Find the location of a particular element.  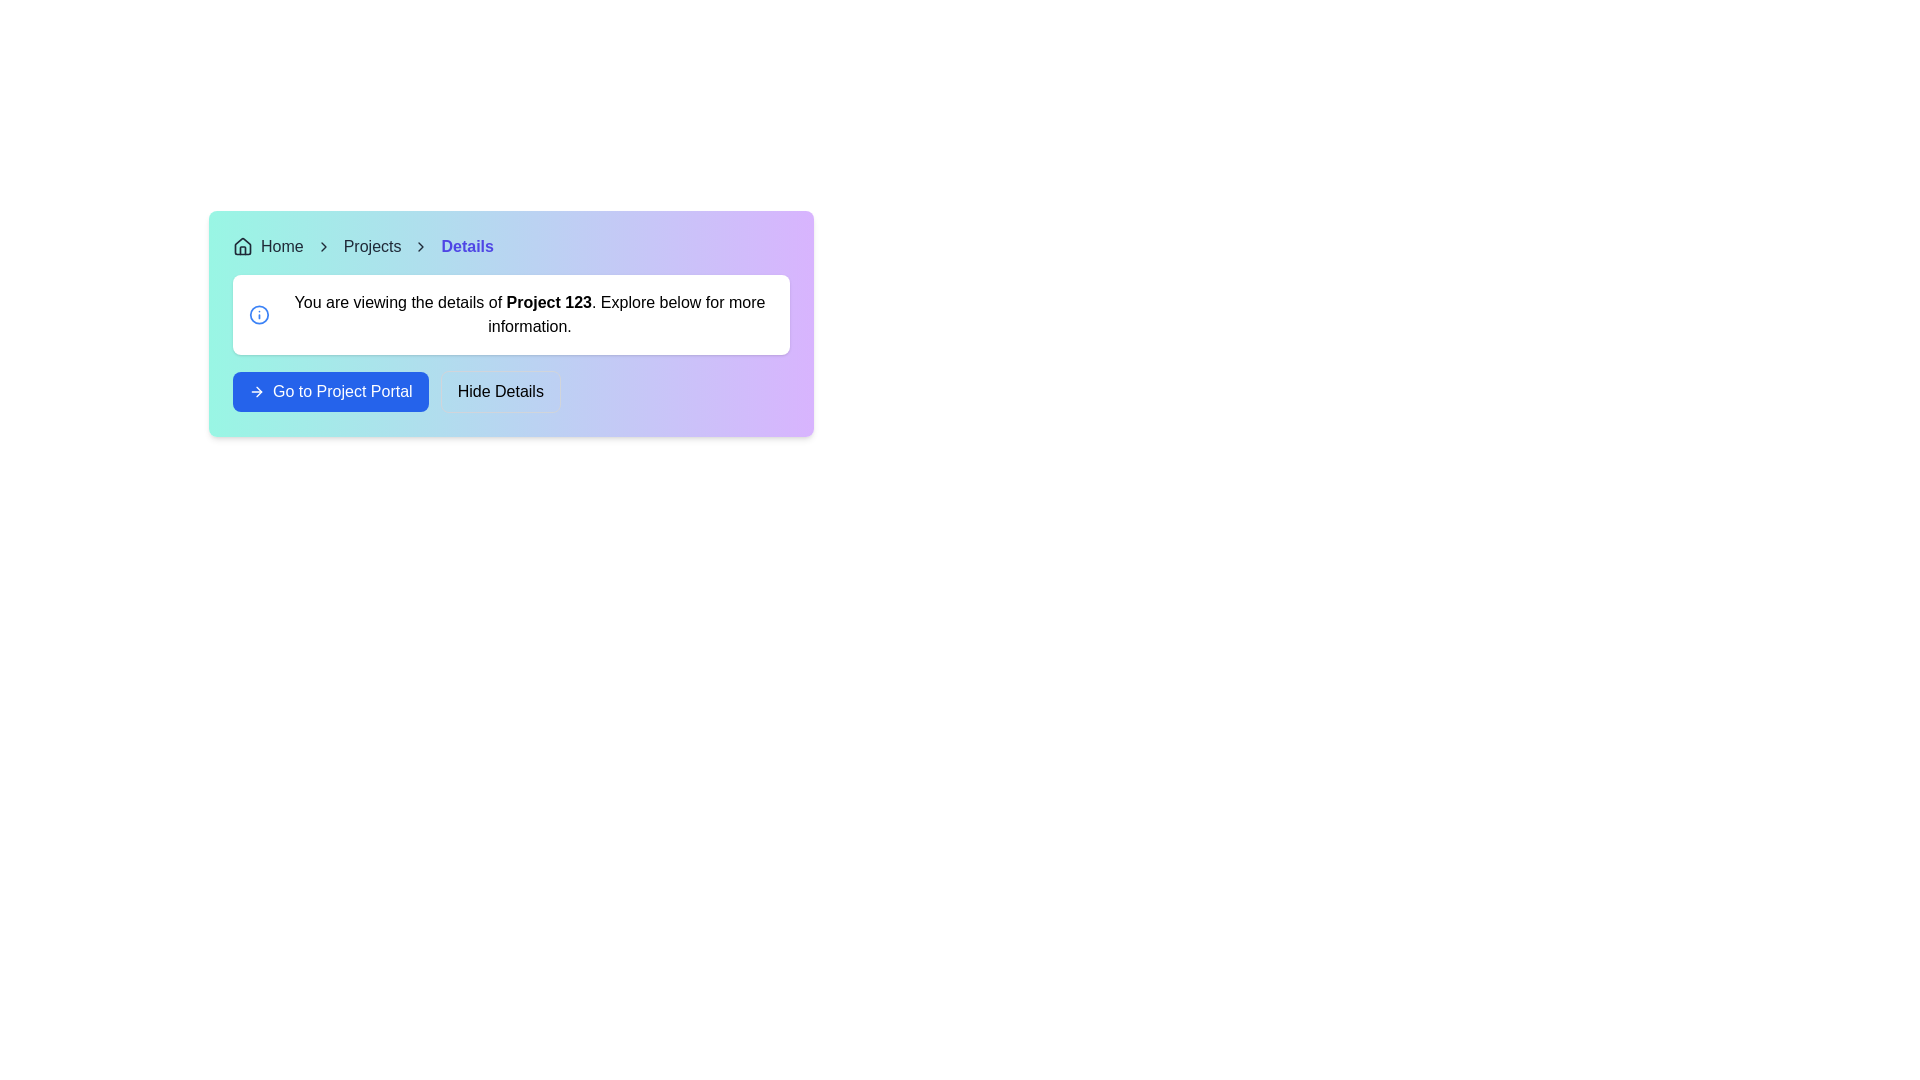

the blue button labeled 'Go to Project Portal' to change its color is located at coordinates (330, 392).